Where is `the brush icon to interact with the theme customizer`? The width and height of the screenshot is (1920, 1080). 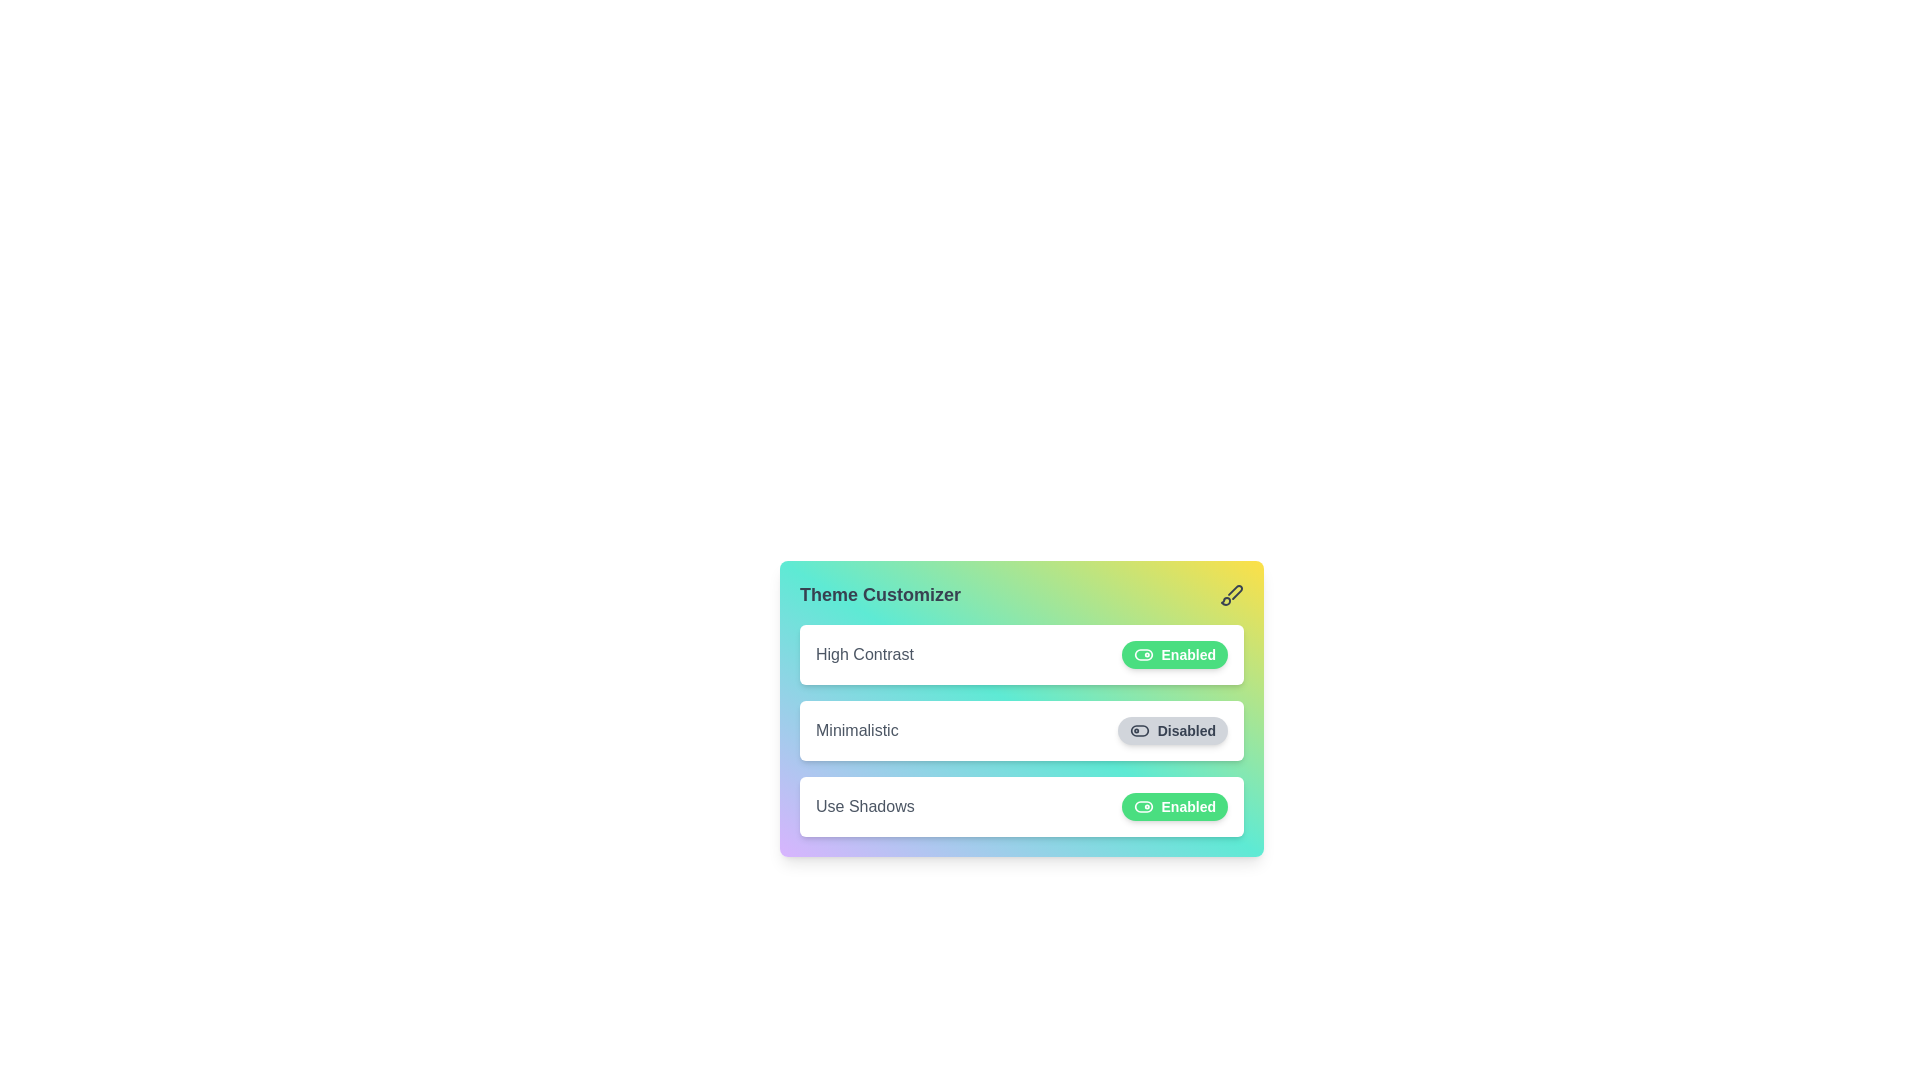
the brush icon to interact with the theme customizer is located at coordinates (1231, 593).